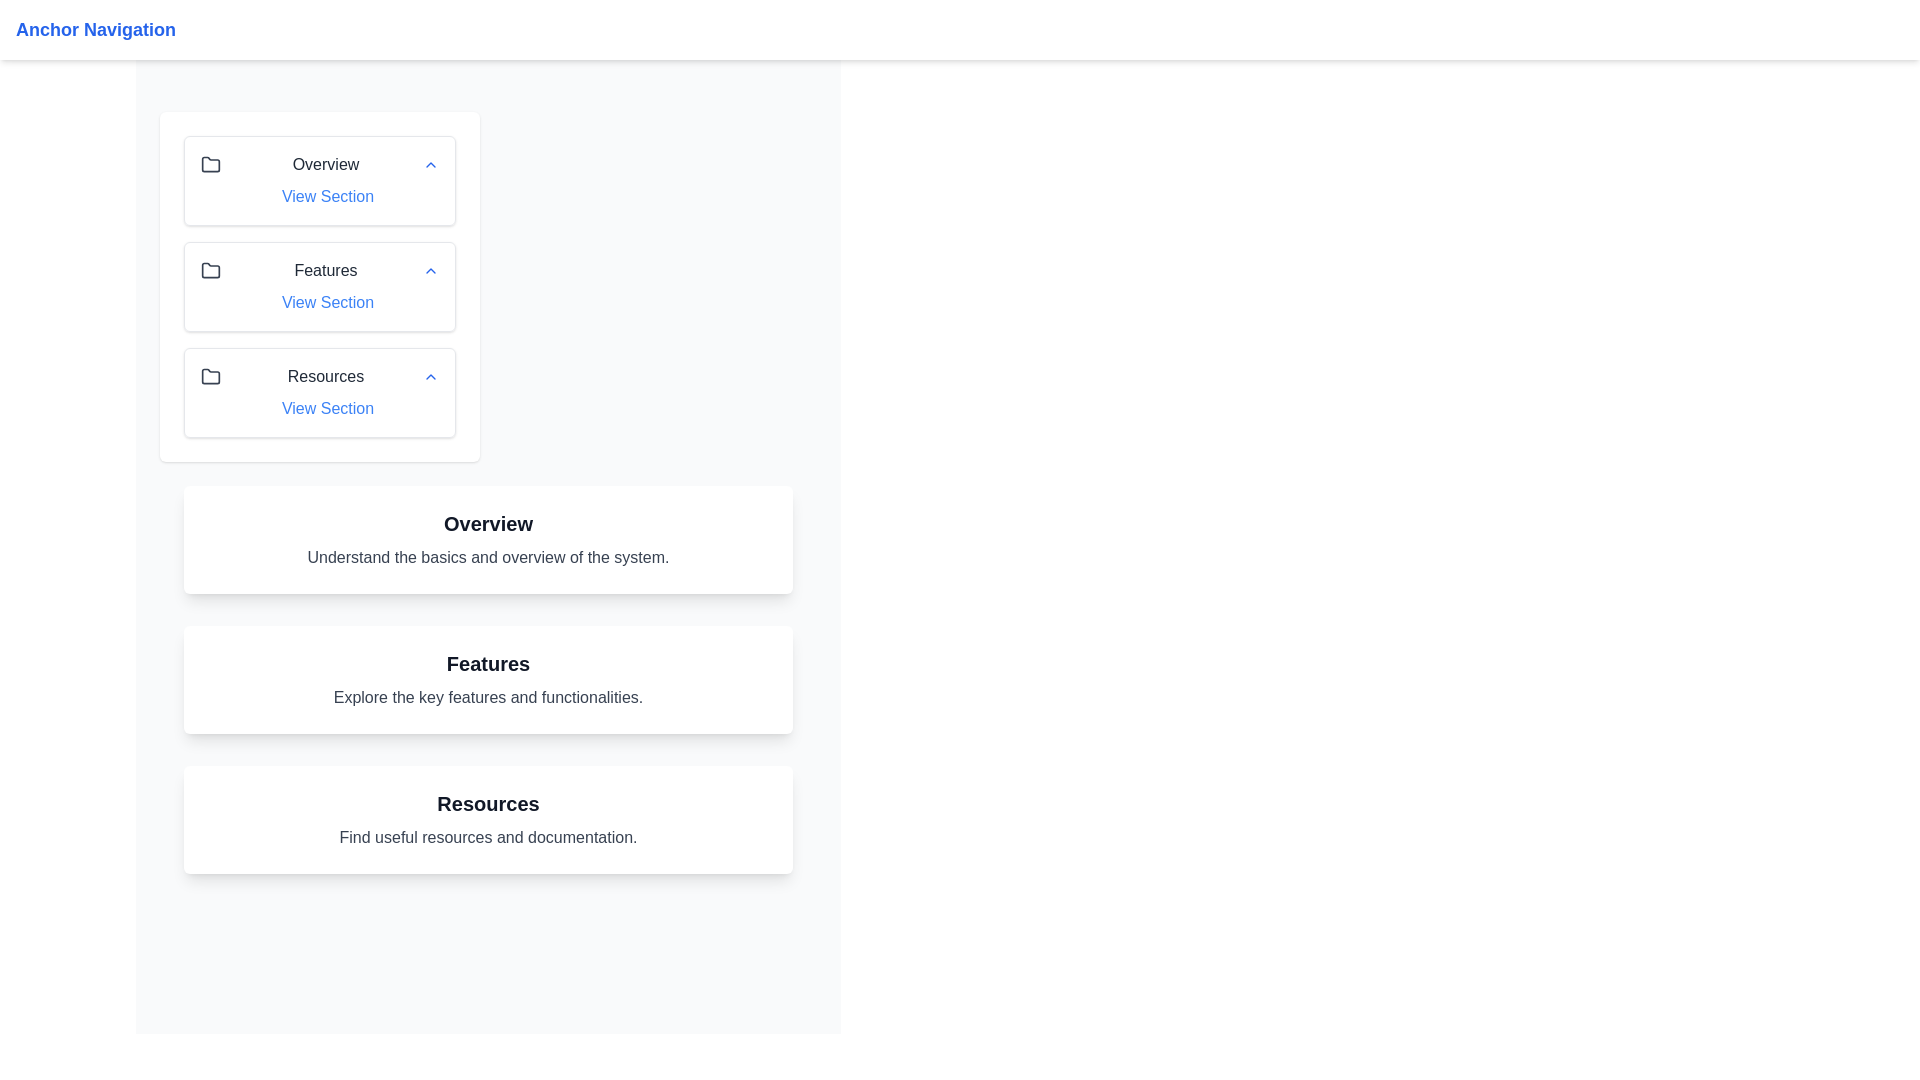  I want to click on the 'View Section' hyperlink styled in blue that appears under the 'Overview' label, so click(327, 196).